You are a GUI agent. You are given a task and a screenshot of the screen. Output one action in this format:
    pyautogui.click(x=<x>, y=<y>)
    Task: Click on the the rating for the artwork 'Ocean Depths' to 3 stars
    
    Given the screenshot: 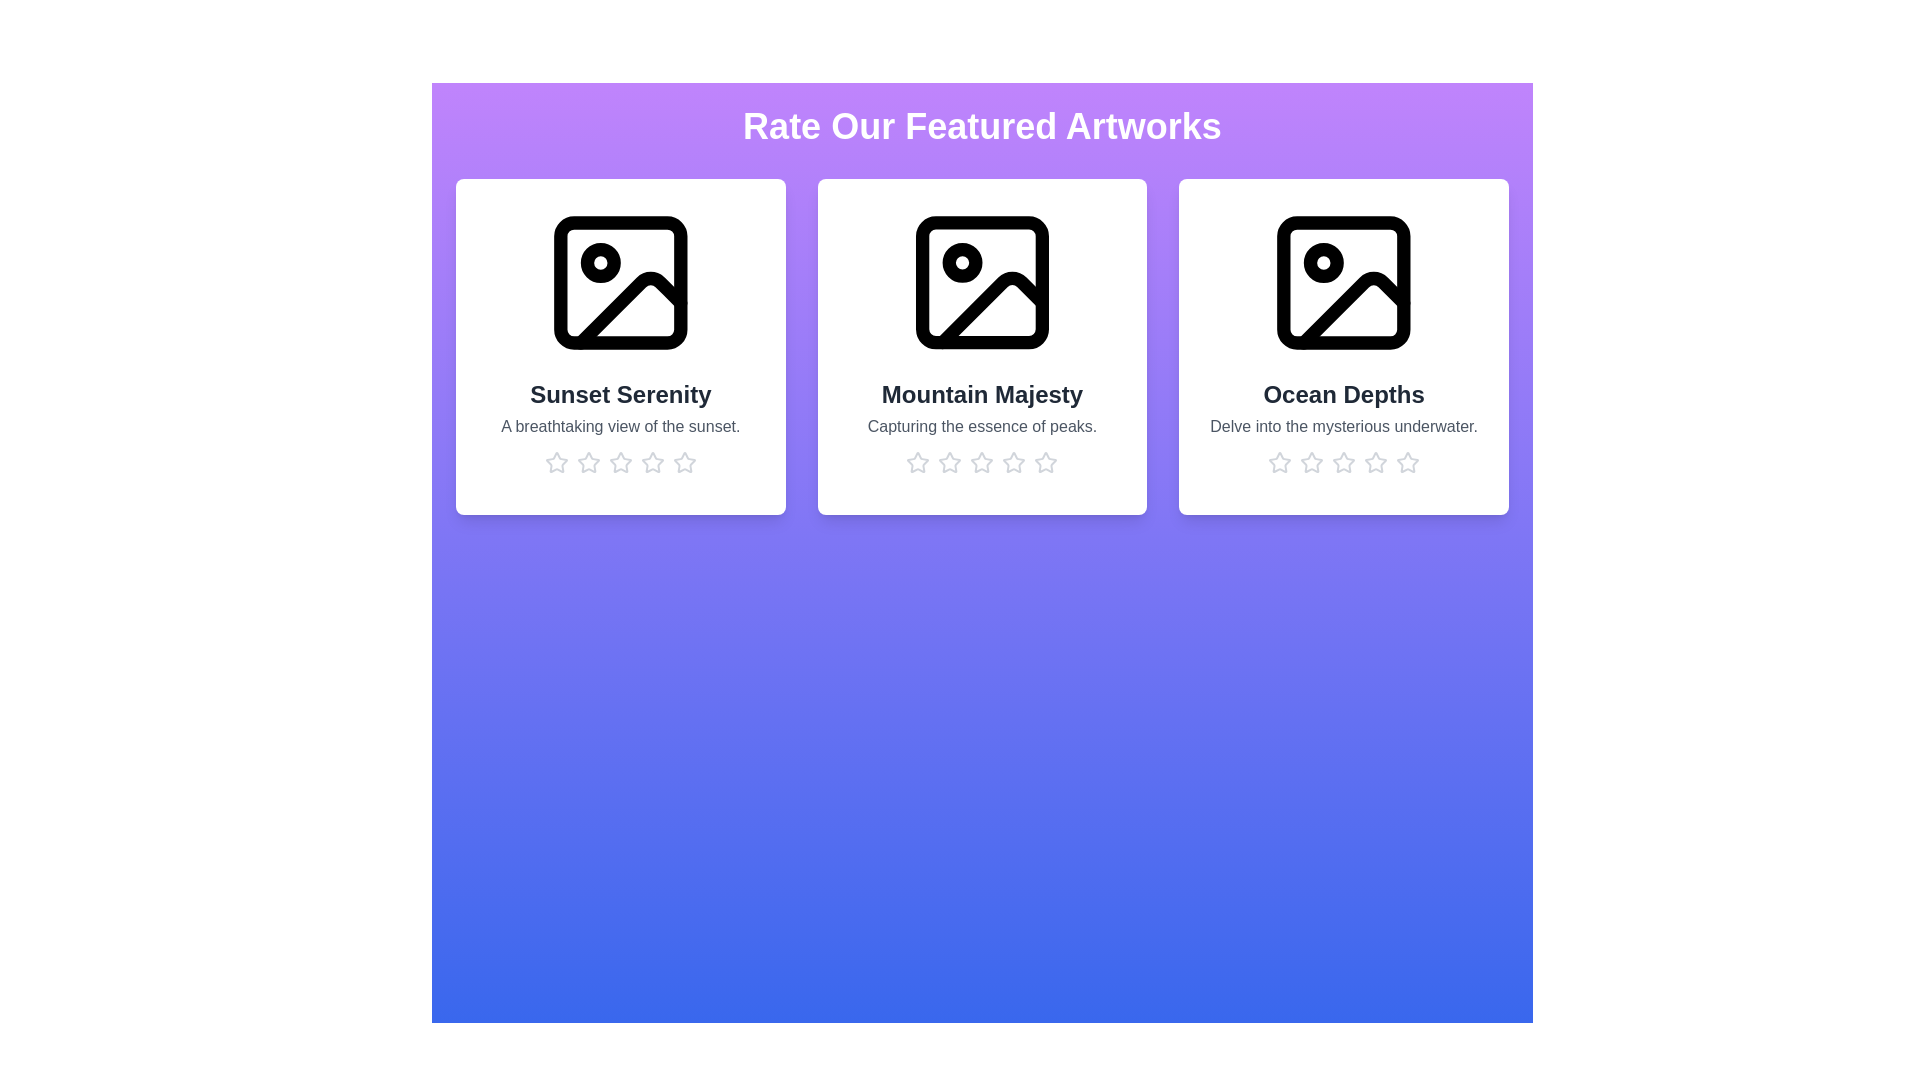 What is the action you would take?
    pyautogui.click(x=1344, y=462)
    